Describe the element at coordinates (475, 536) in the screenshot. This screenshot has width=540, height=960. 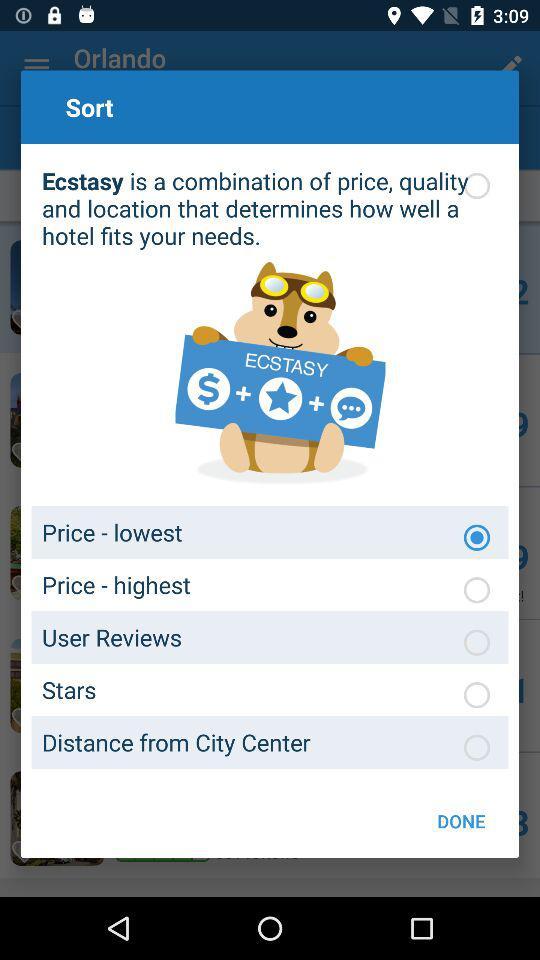
I see `chooses how to sort` at that location.